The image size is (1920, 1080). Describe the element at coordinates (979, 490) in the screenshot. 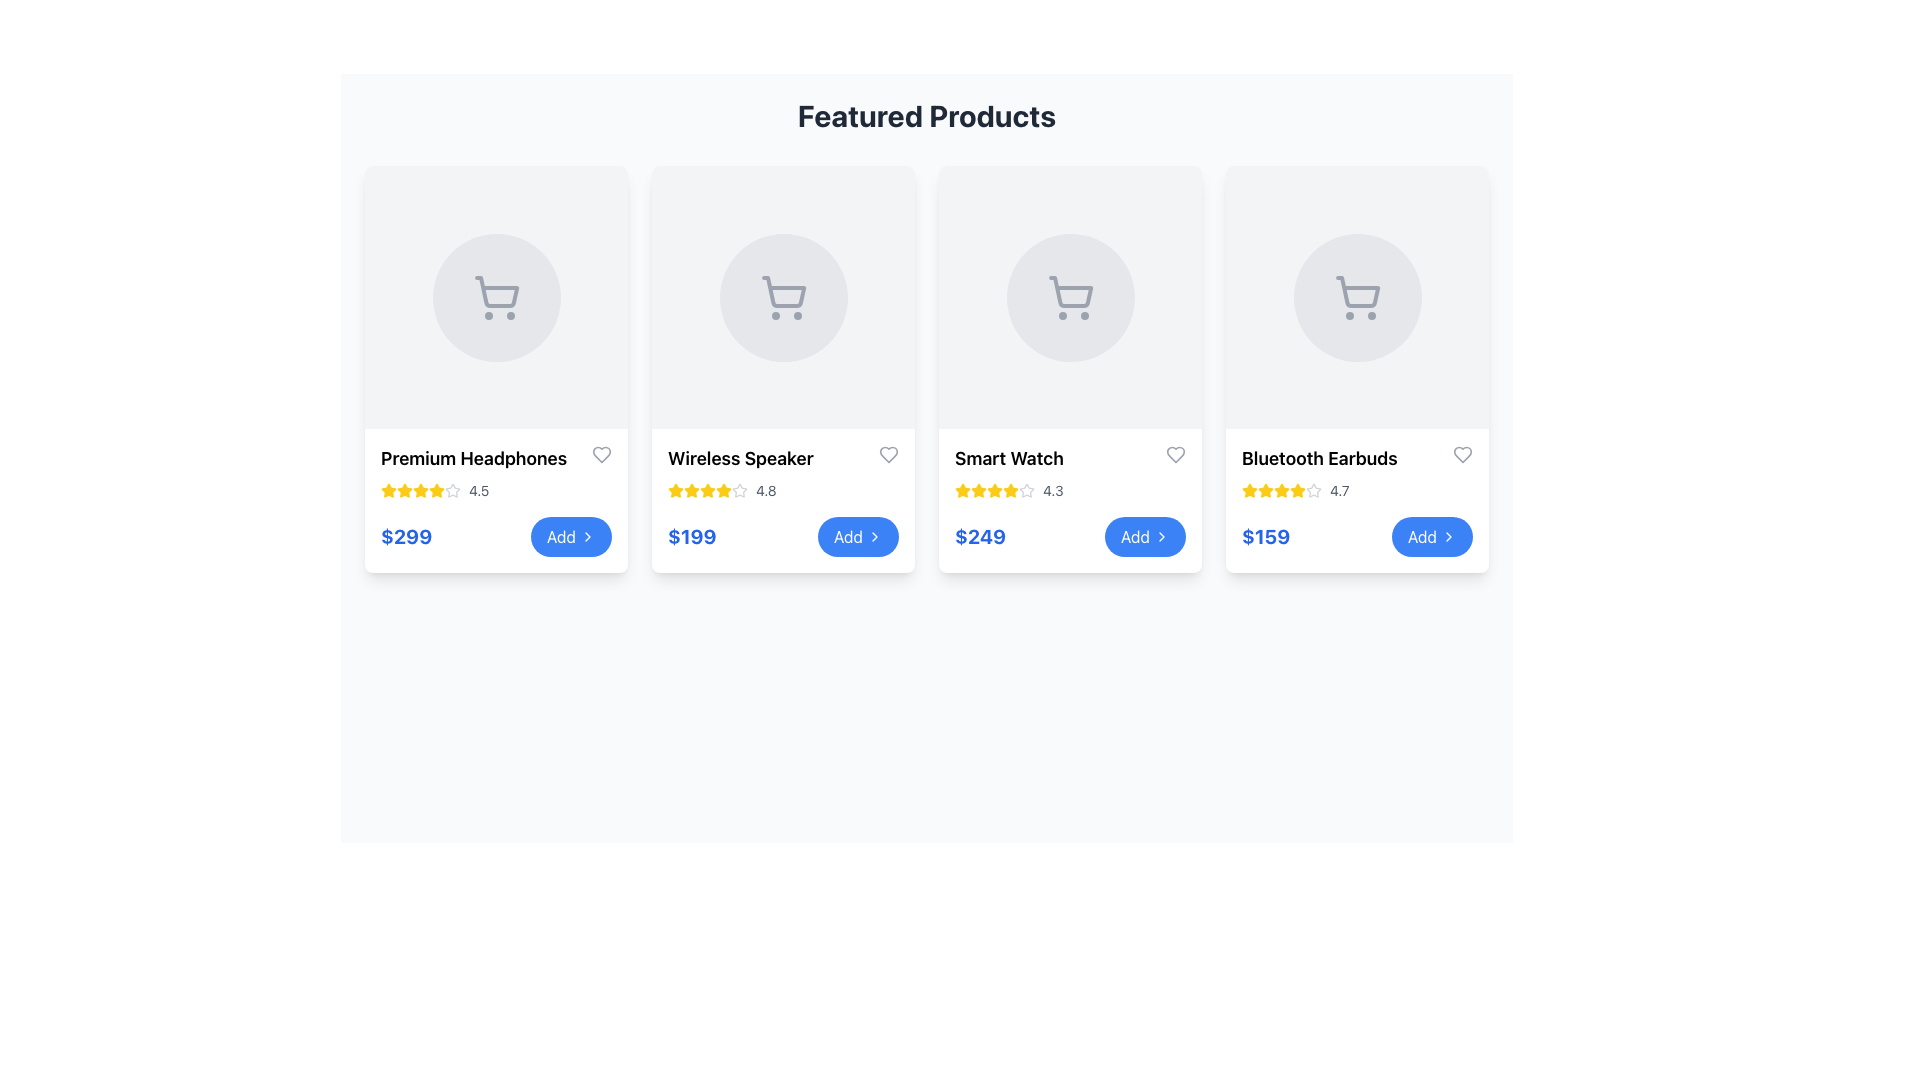

I see `the third yellow star rating icon in the 'Smart Watch' product card` at that location.